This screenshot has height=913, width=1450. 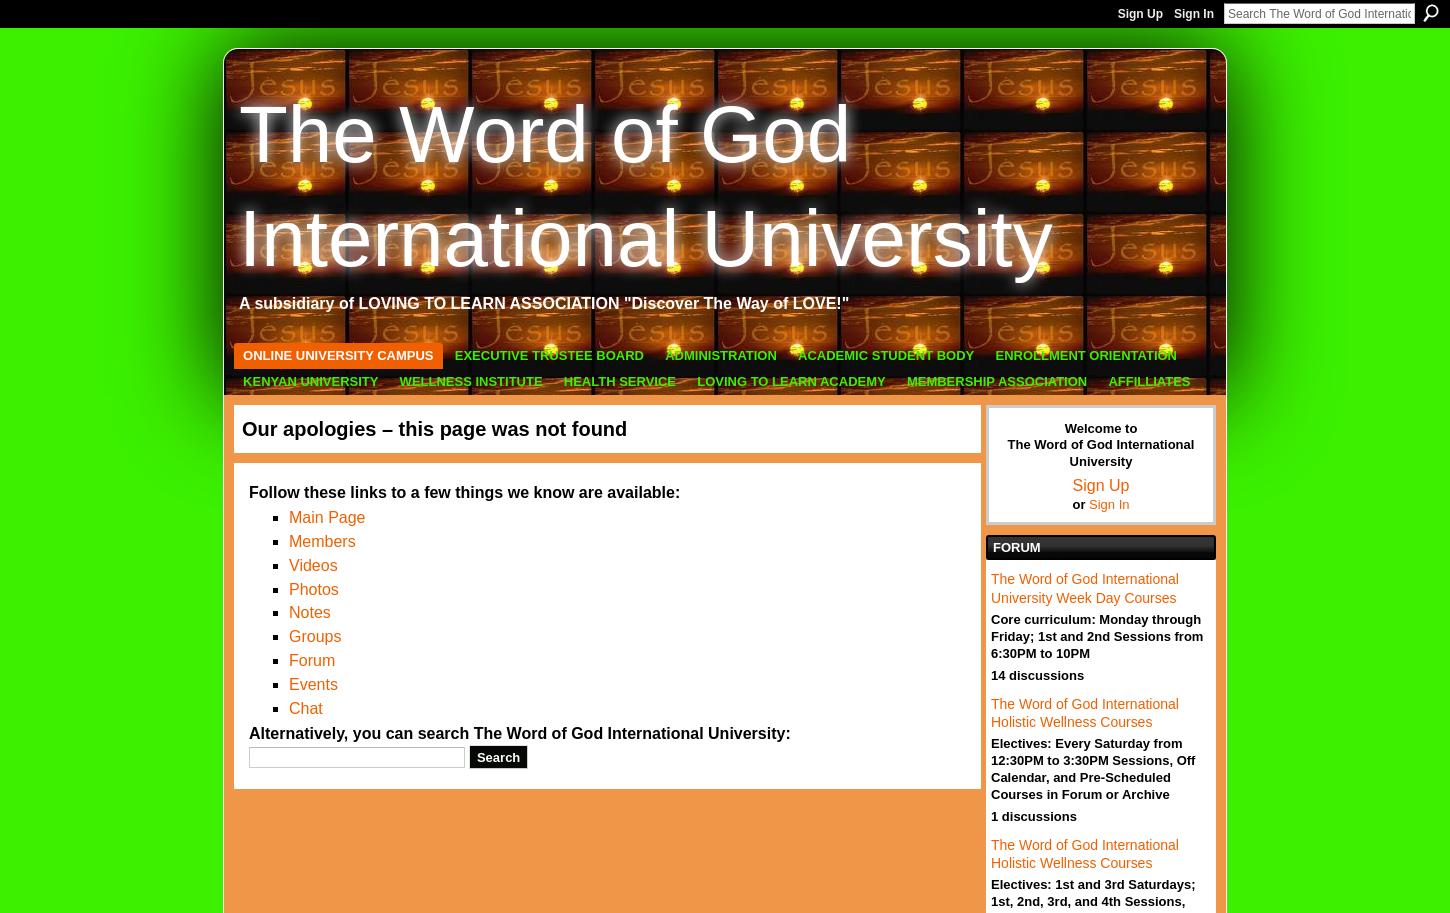 I want to click on 'Our apologies – this page was not found', so click(x=433, y=429).